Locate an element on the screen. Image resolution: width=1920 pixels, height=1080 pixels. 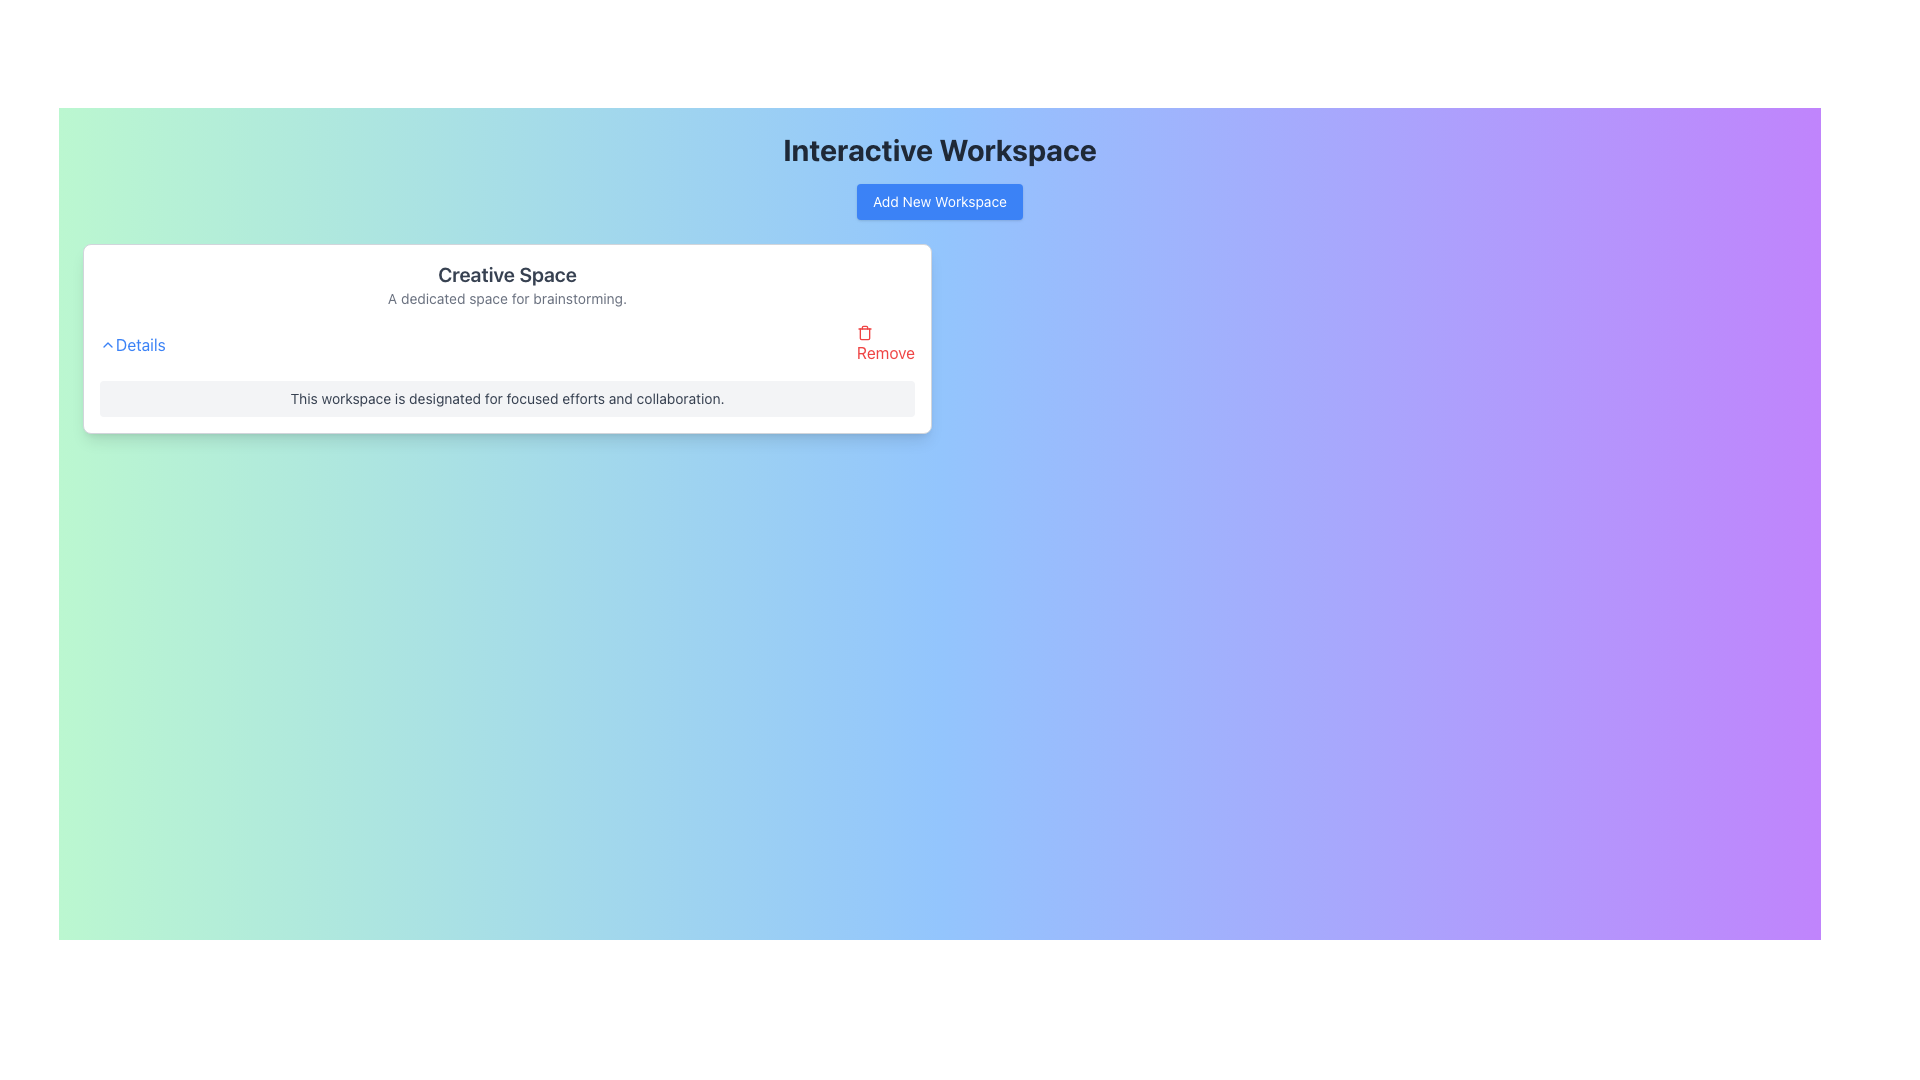
the Text Display element that serves as a header and brief description for the workspace feature, located at the upper part of the content card is located at coordinates (507, 285).